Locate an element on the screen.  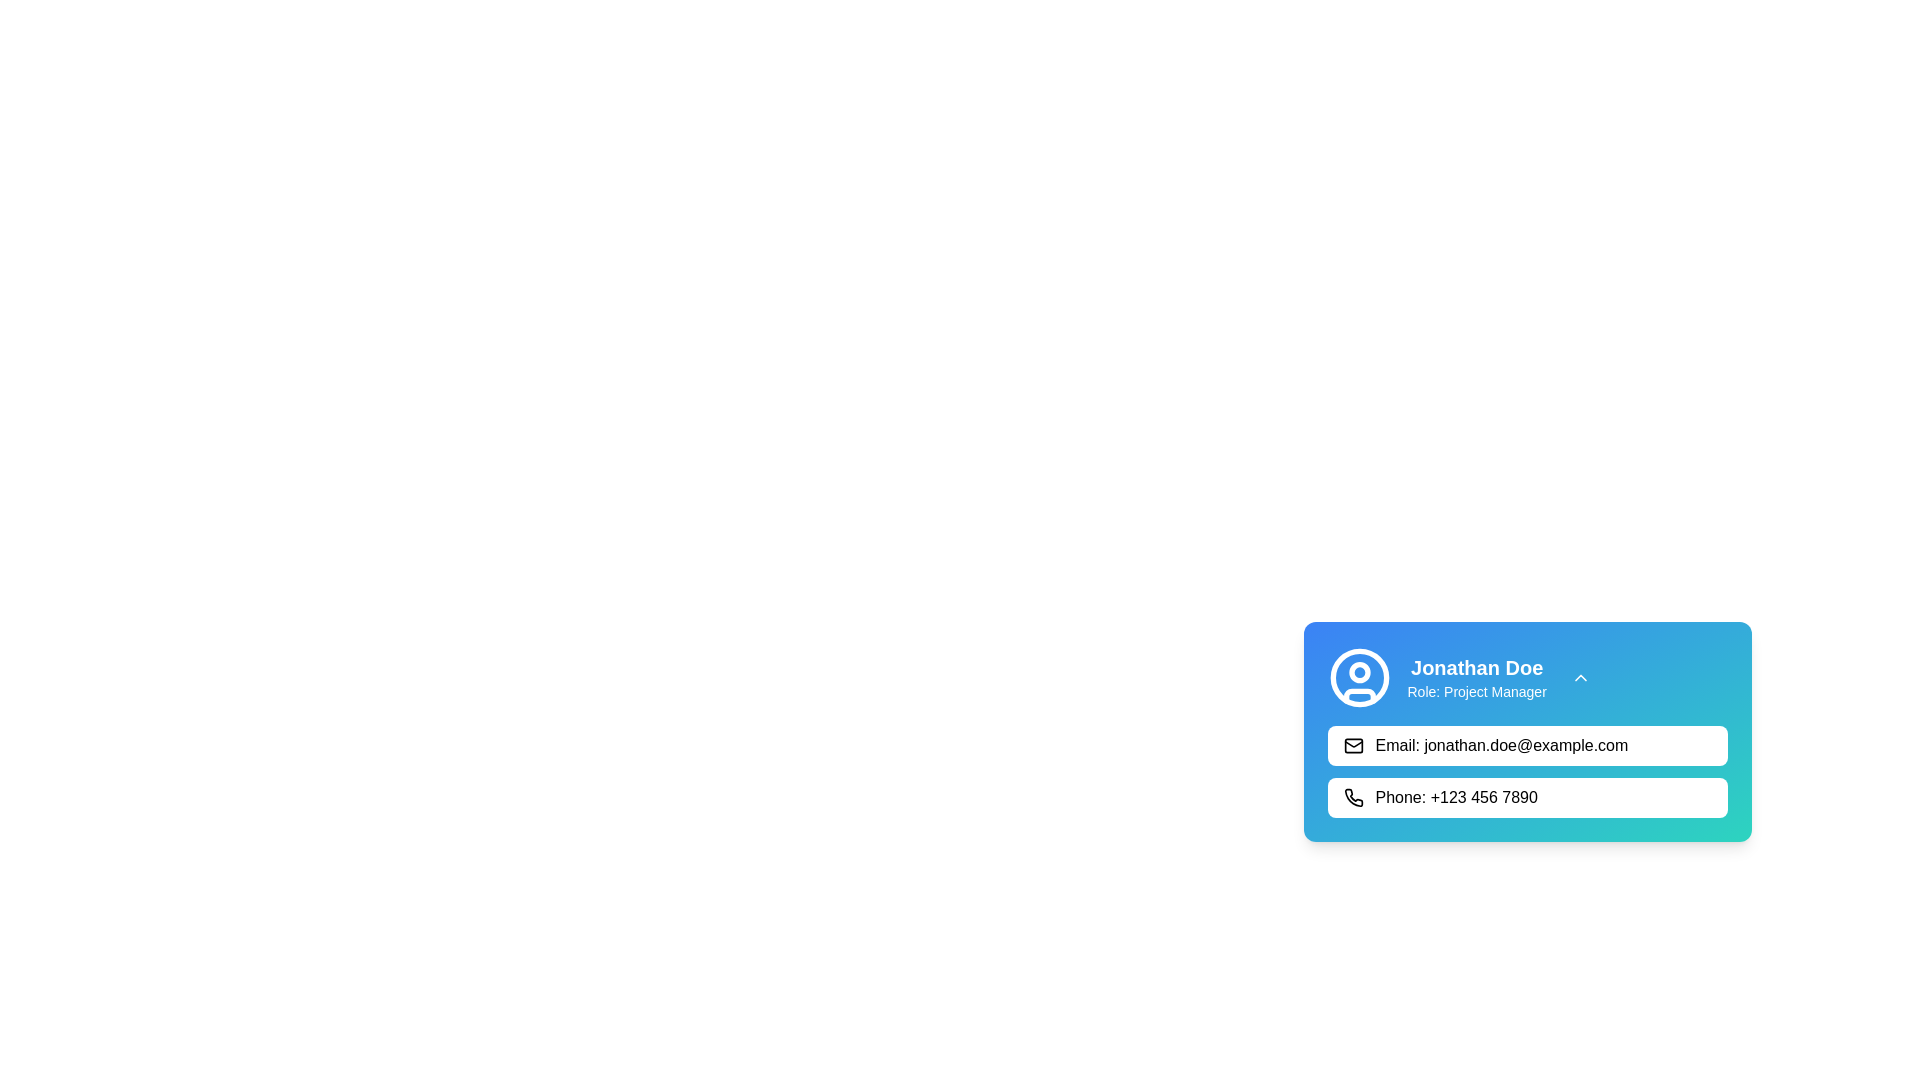
the clickable information block displaying 'Email: jonathan.doe@example.com' is located at coordinates (1526, 745).